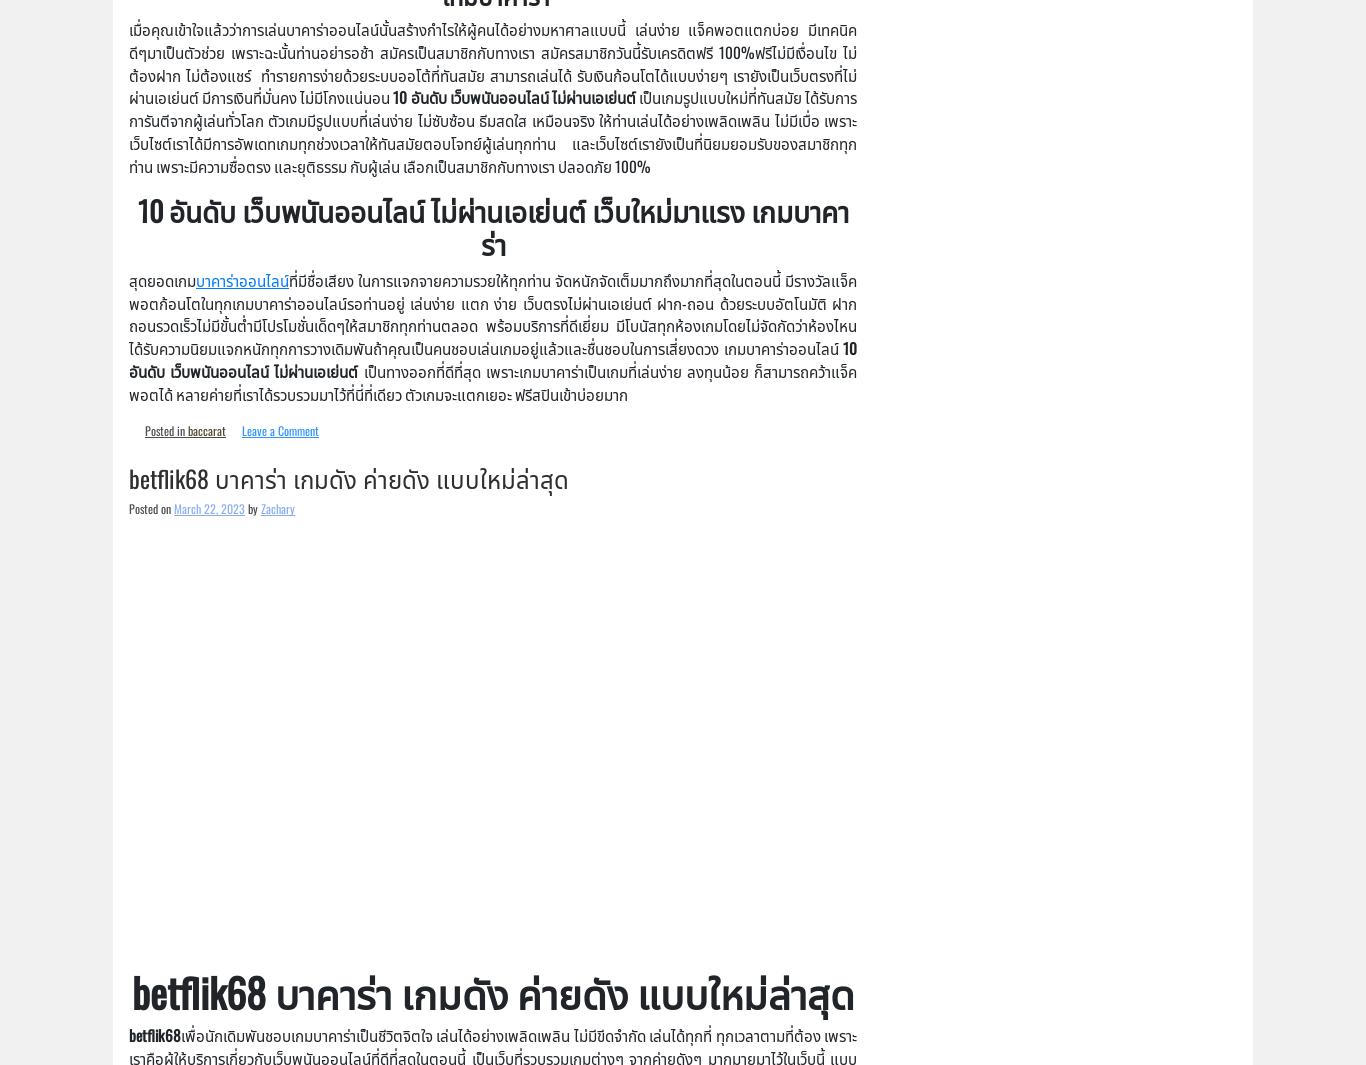 This screenshot has height=1065, width=1366. What do you see at coordinates (150, 507) in the screenshot?
I see `'Posted on'` at bounding box center [150, 507].